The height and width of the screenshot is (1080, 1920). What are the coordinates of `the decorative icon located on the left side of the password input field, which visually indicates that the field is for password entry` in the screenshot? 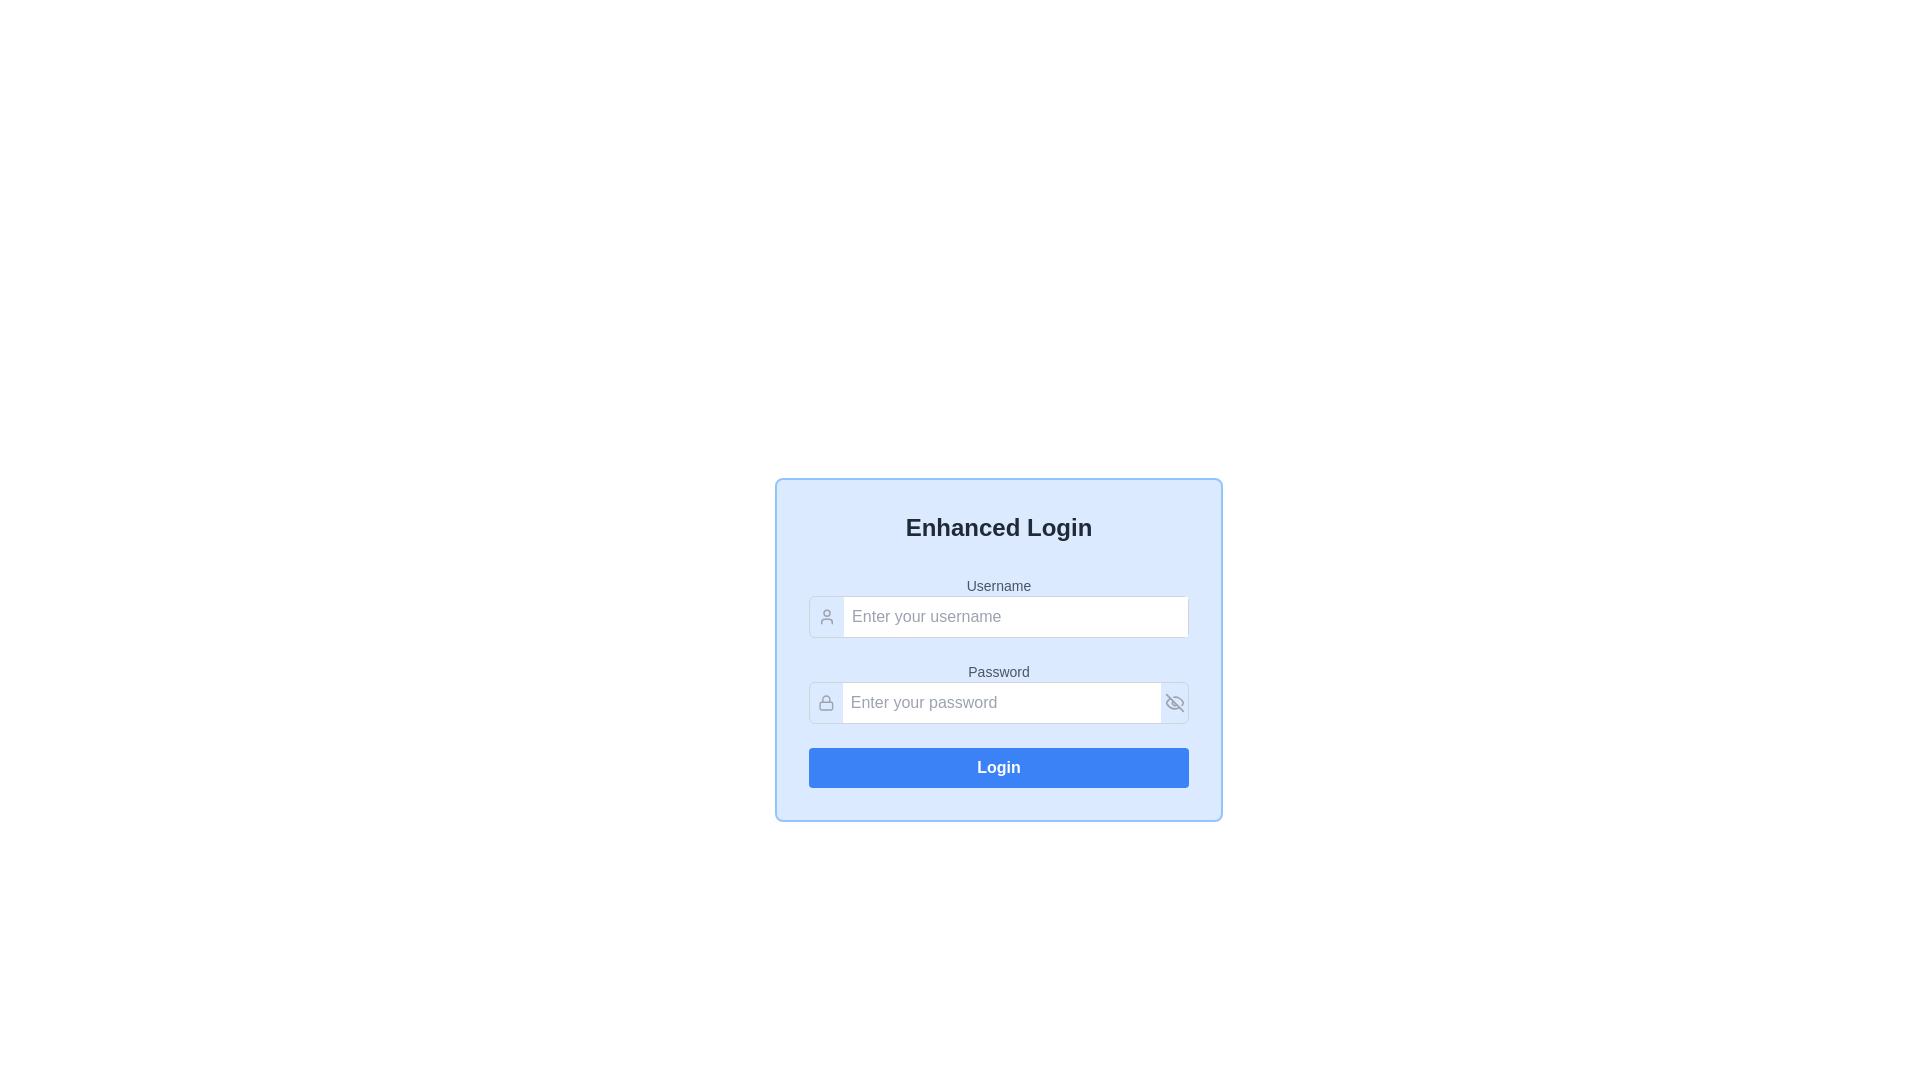 It's located at (826, 701).